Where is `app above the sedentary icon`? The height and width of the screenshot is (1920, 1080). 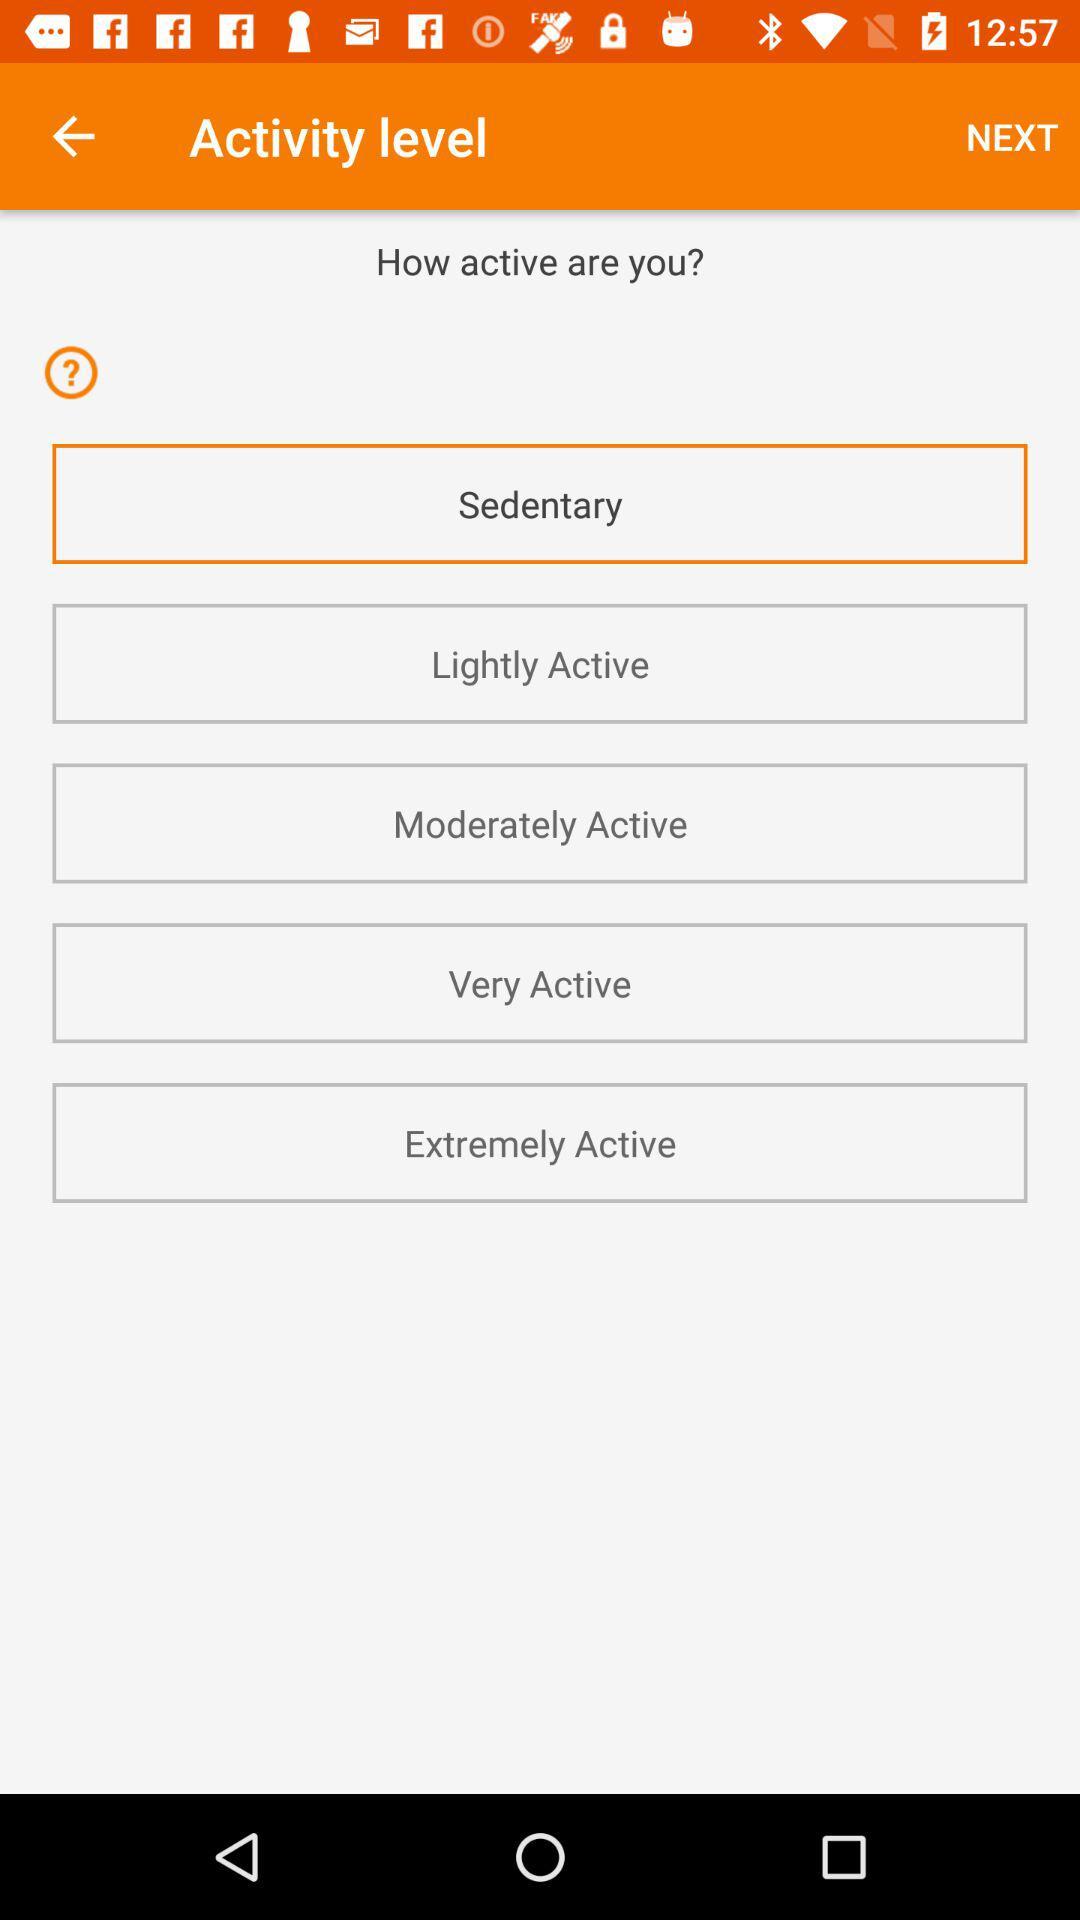
app above the sedentary icon is located at coordinates (76, 385).